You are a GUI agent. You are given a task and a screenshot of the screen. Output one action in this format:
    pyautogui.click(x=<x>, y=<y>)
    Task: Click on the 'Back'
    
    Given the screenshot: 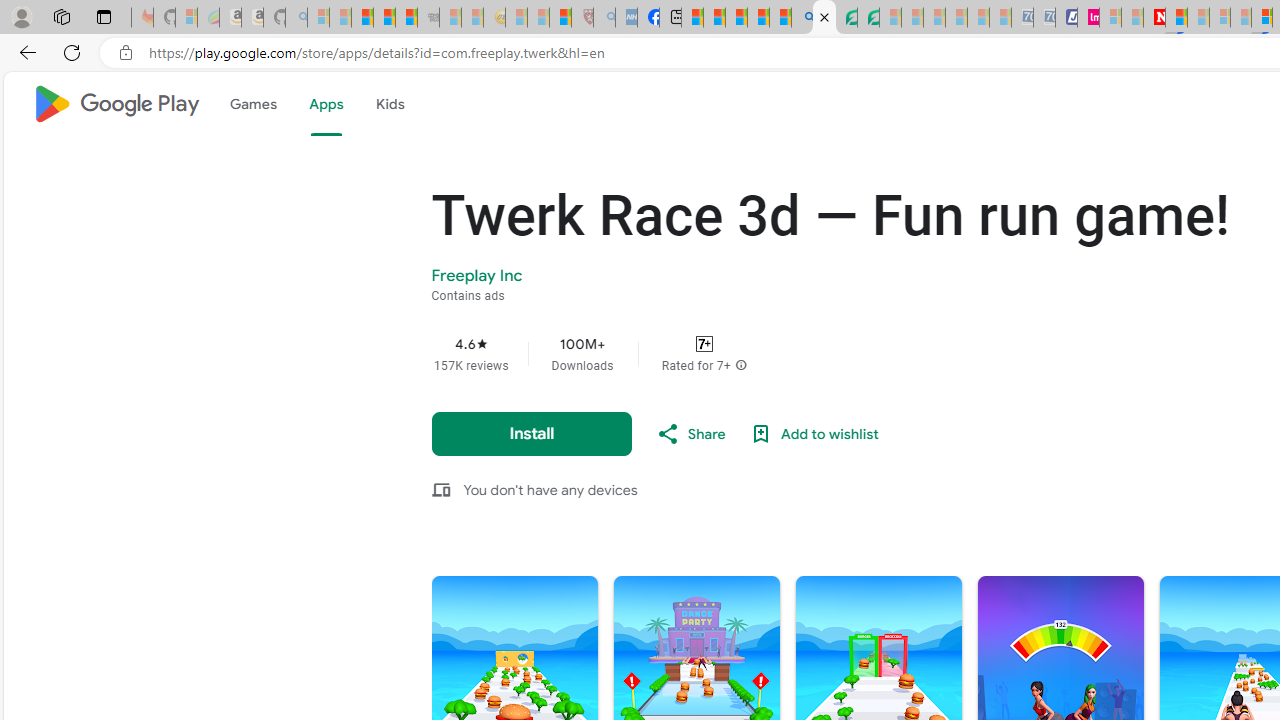 What is the action you would take?
    pyautogui.click(x=24, y=51)
    